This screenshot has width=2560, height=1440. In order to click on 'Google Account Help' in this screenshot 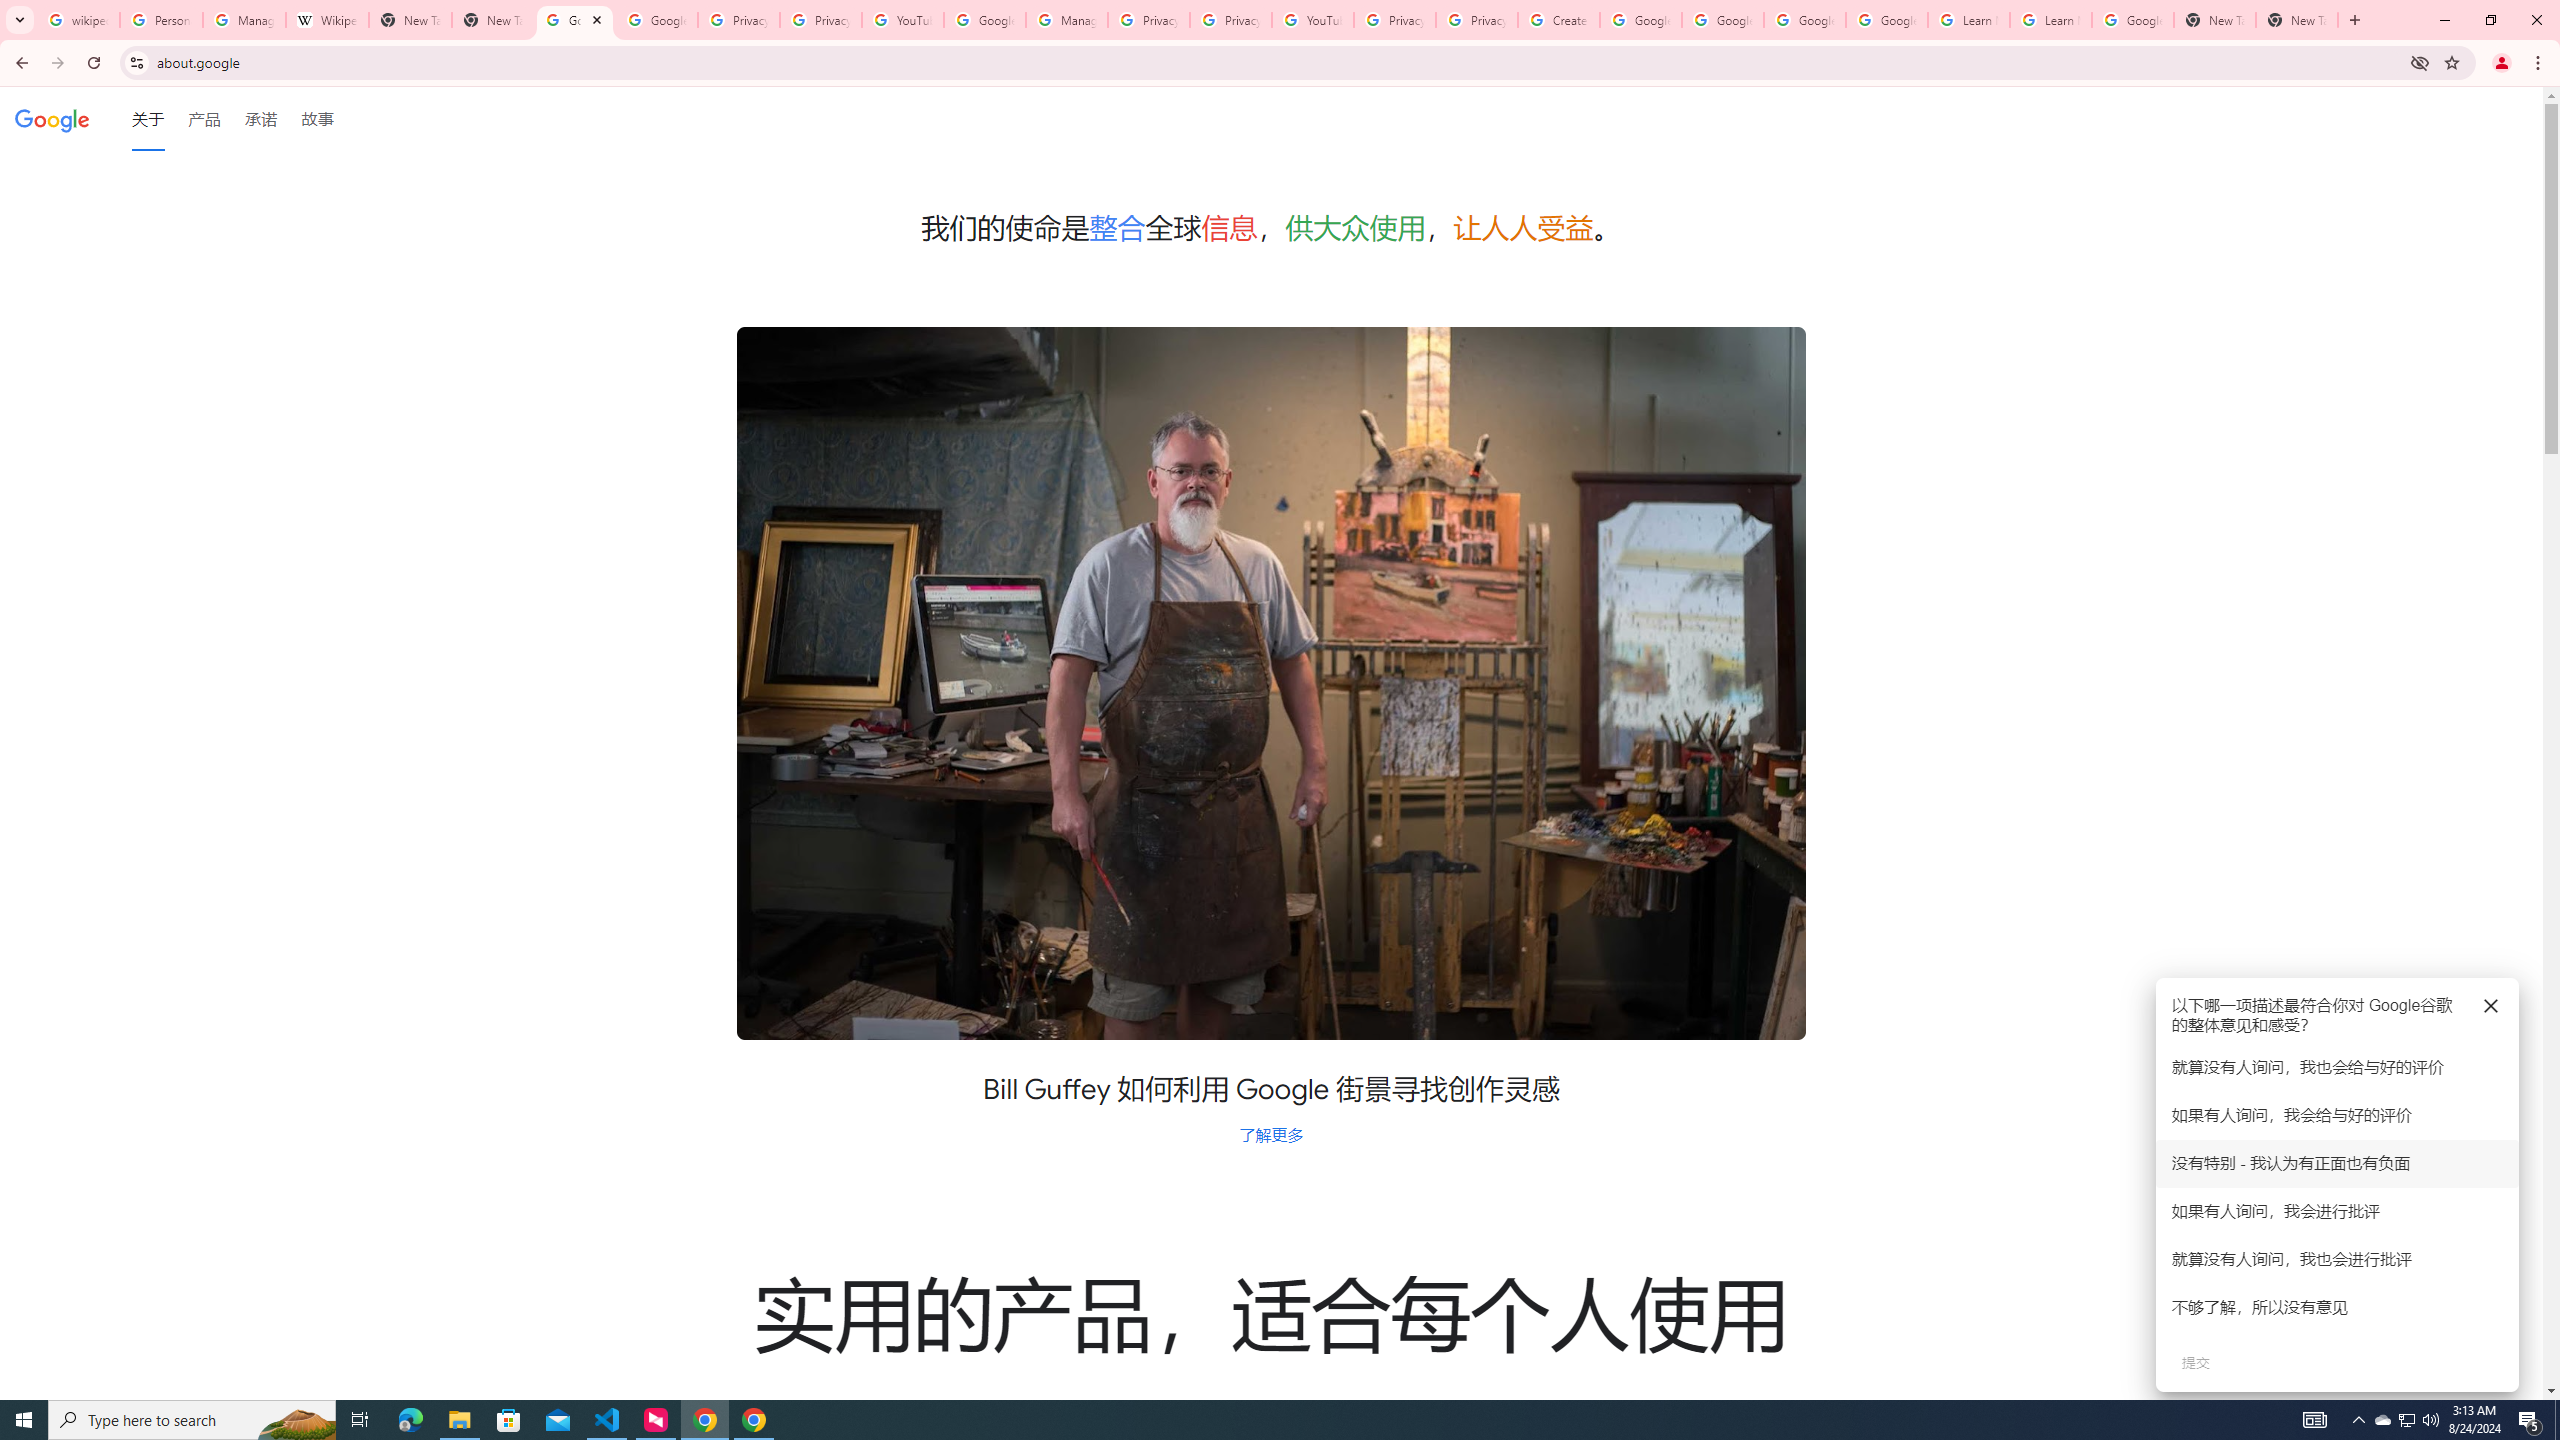, I will do `click(1805, 19)`.